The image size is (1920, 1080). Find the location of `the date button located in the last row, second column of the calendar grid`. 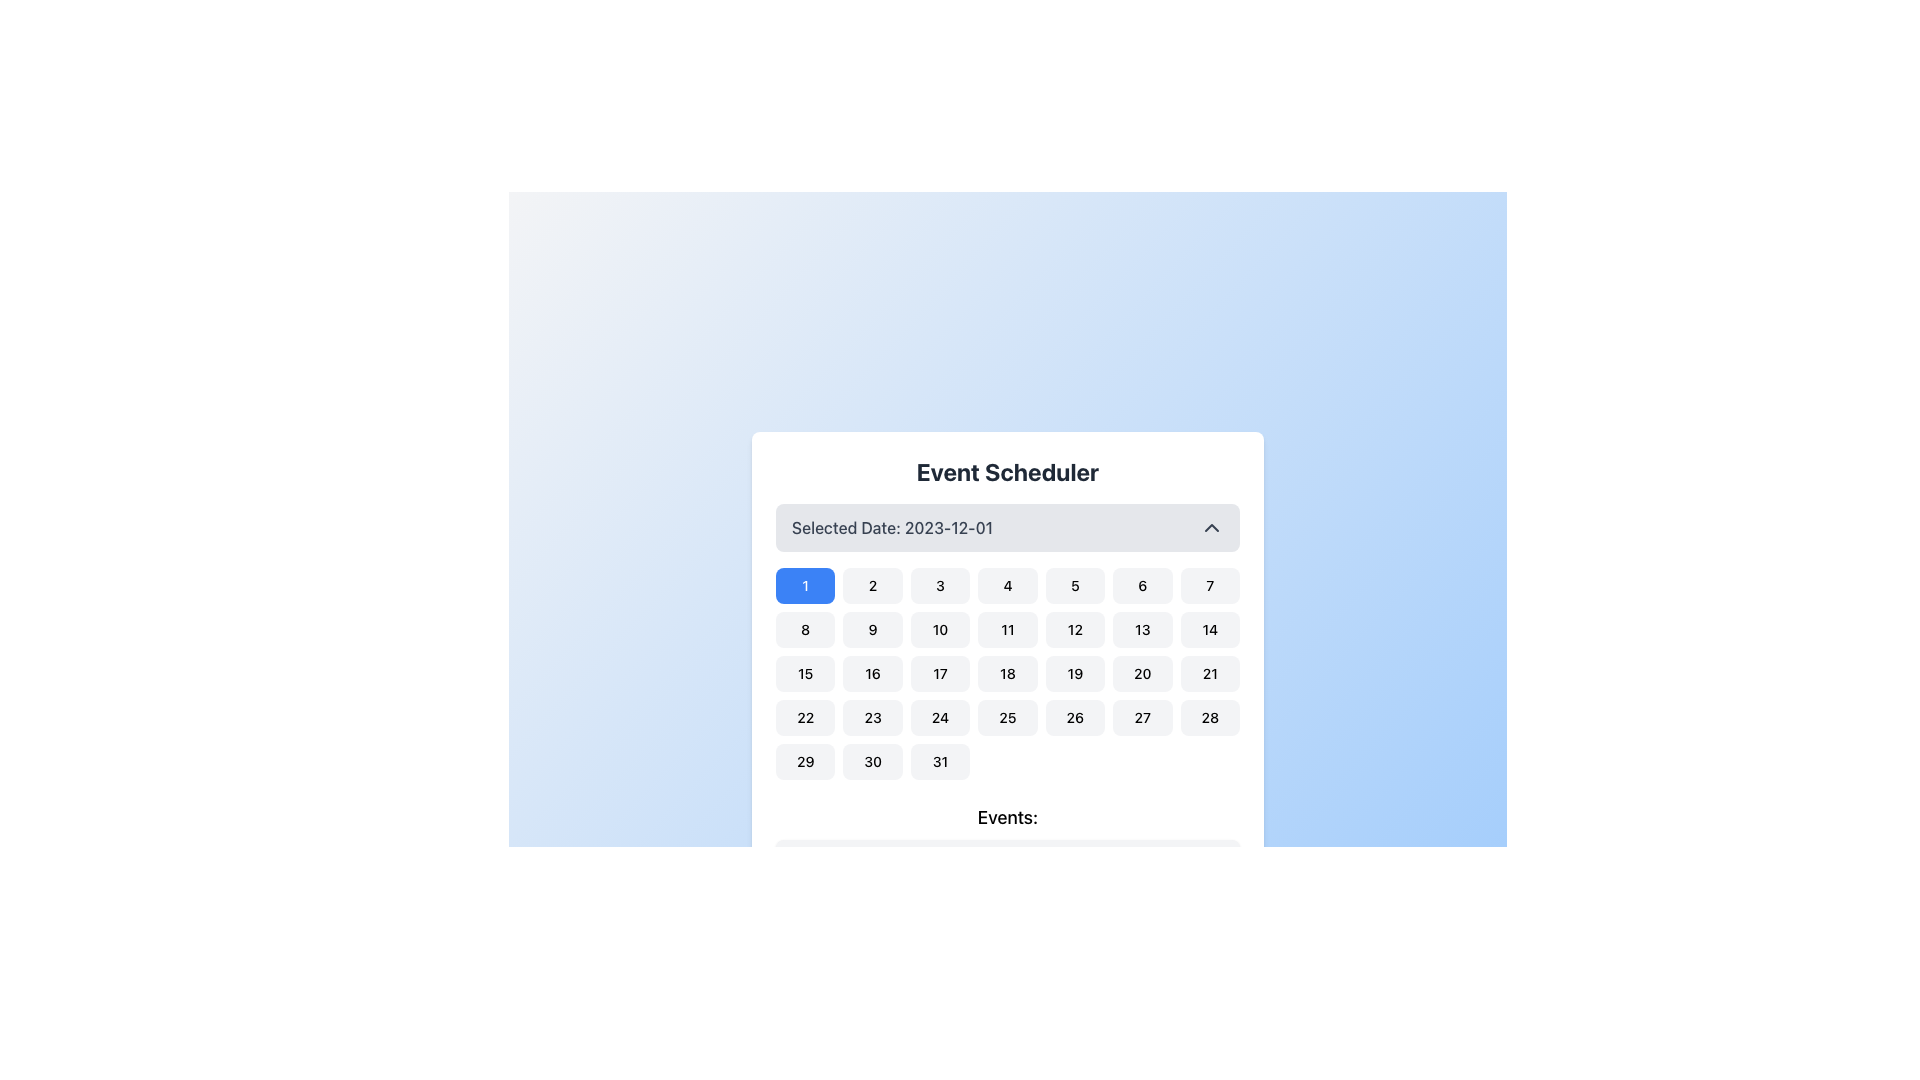

the date button located in the last row, second column of the calendar grid is located at coordinates (873, 762).